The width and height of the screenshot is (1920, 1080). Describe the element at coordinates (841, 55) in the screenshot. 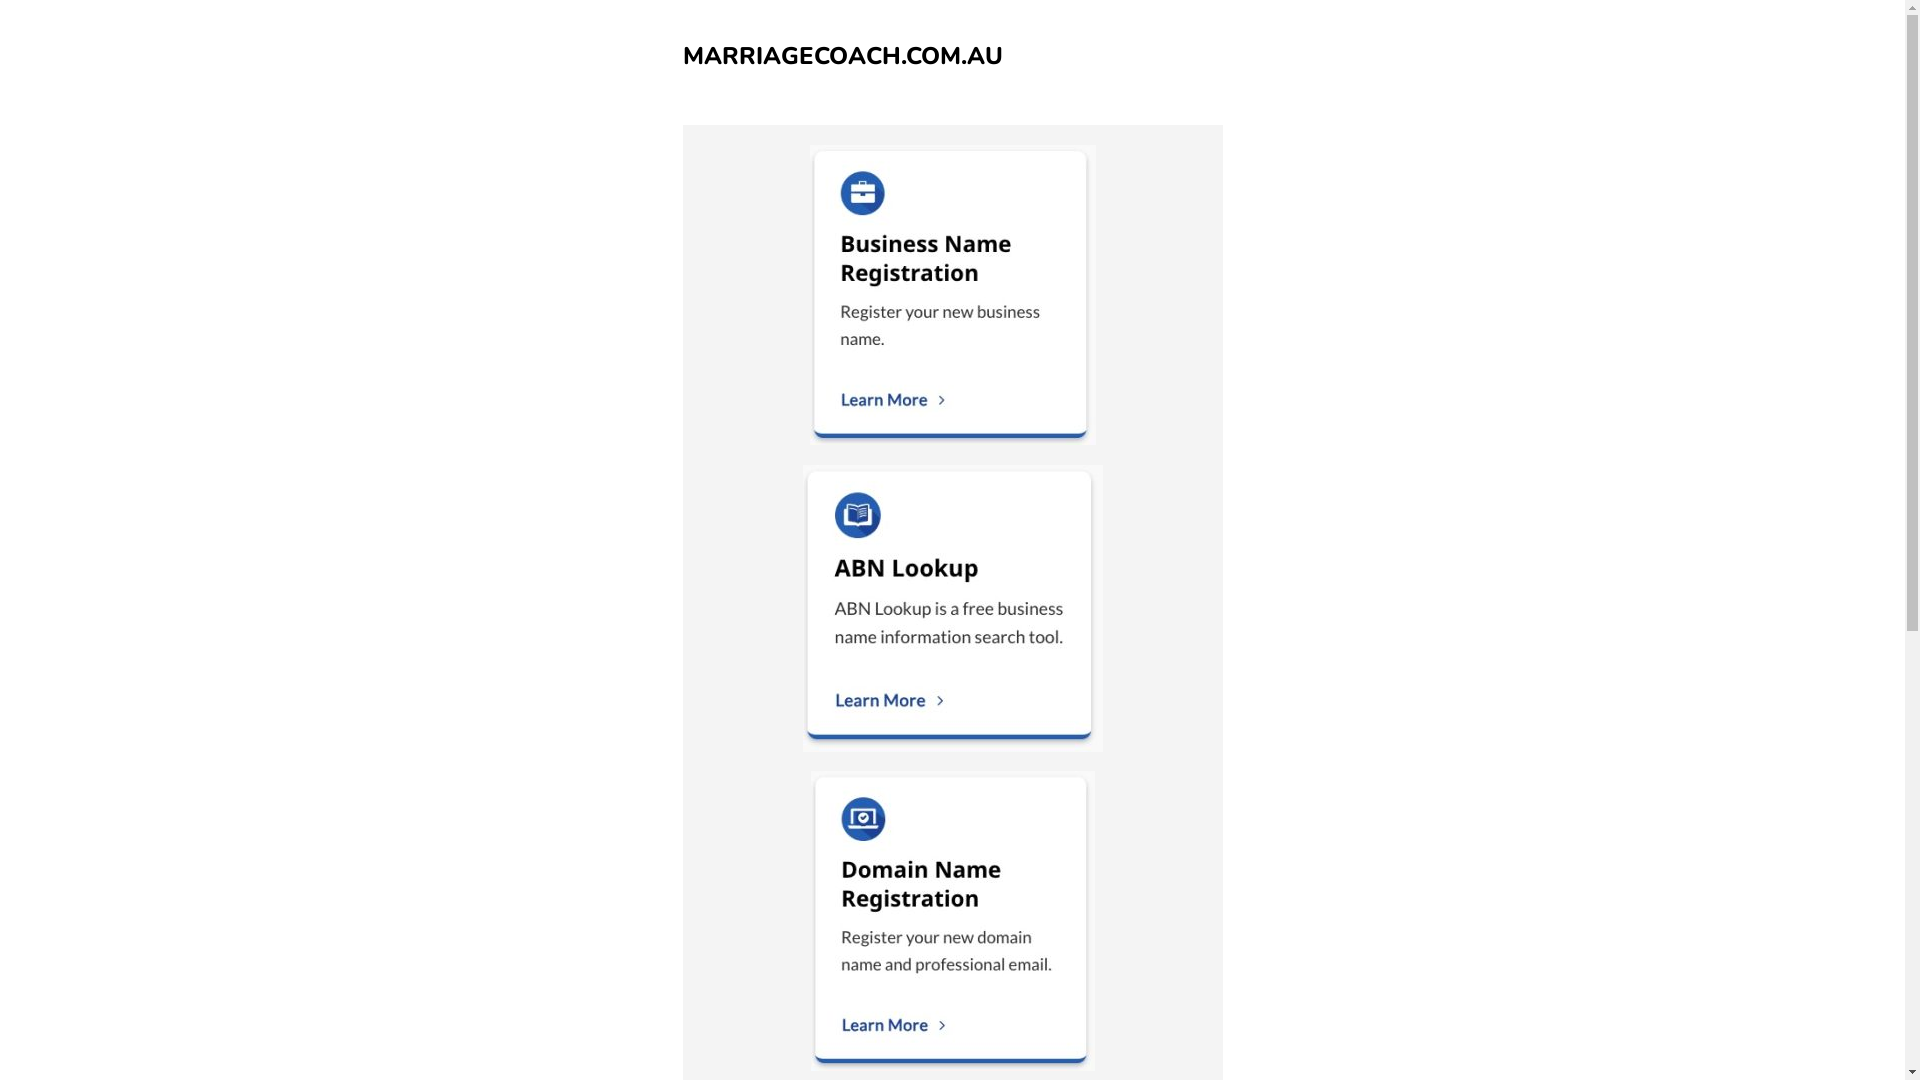

I see `'MARRIAGECOACH.COM.AU'` at that location.